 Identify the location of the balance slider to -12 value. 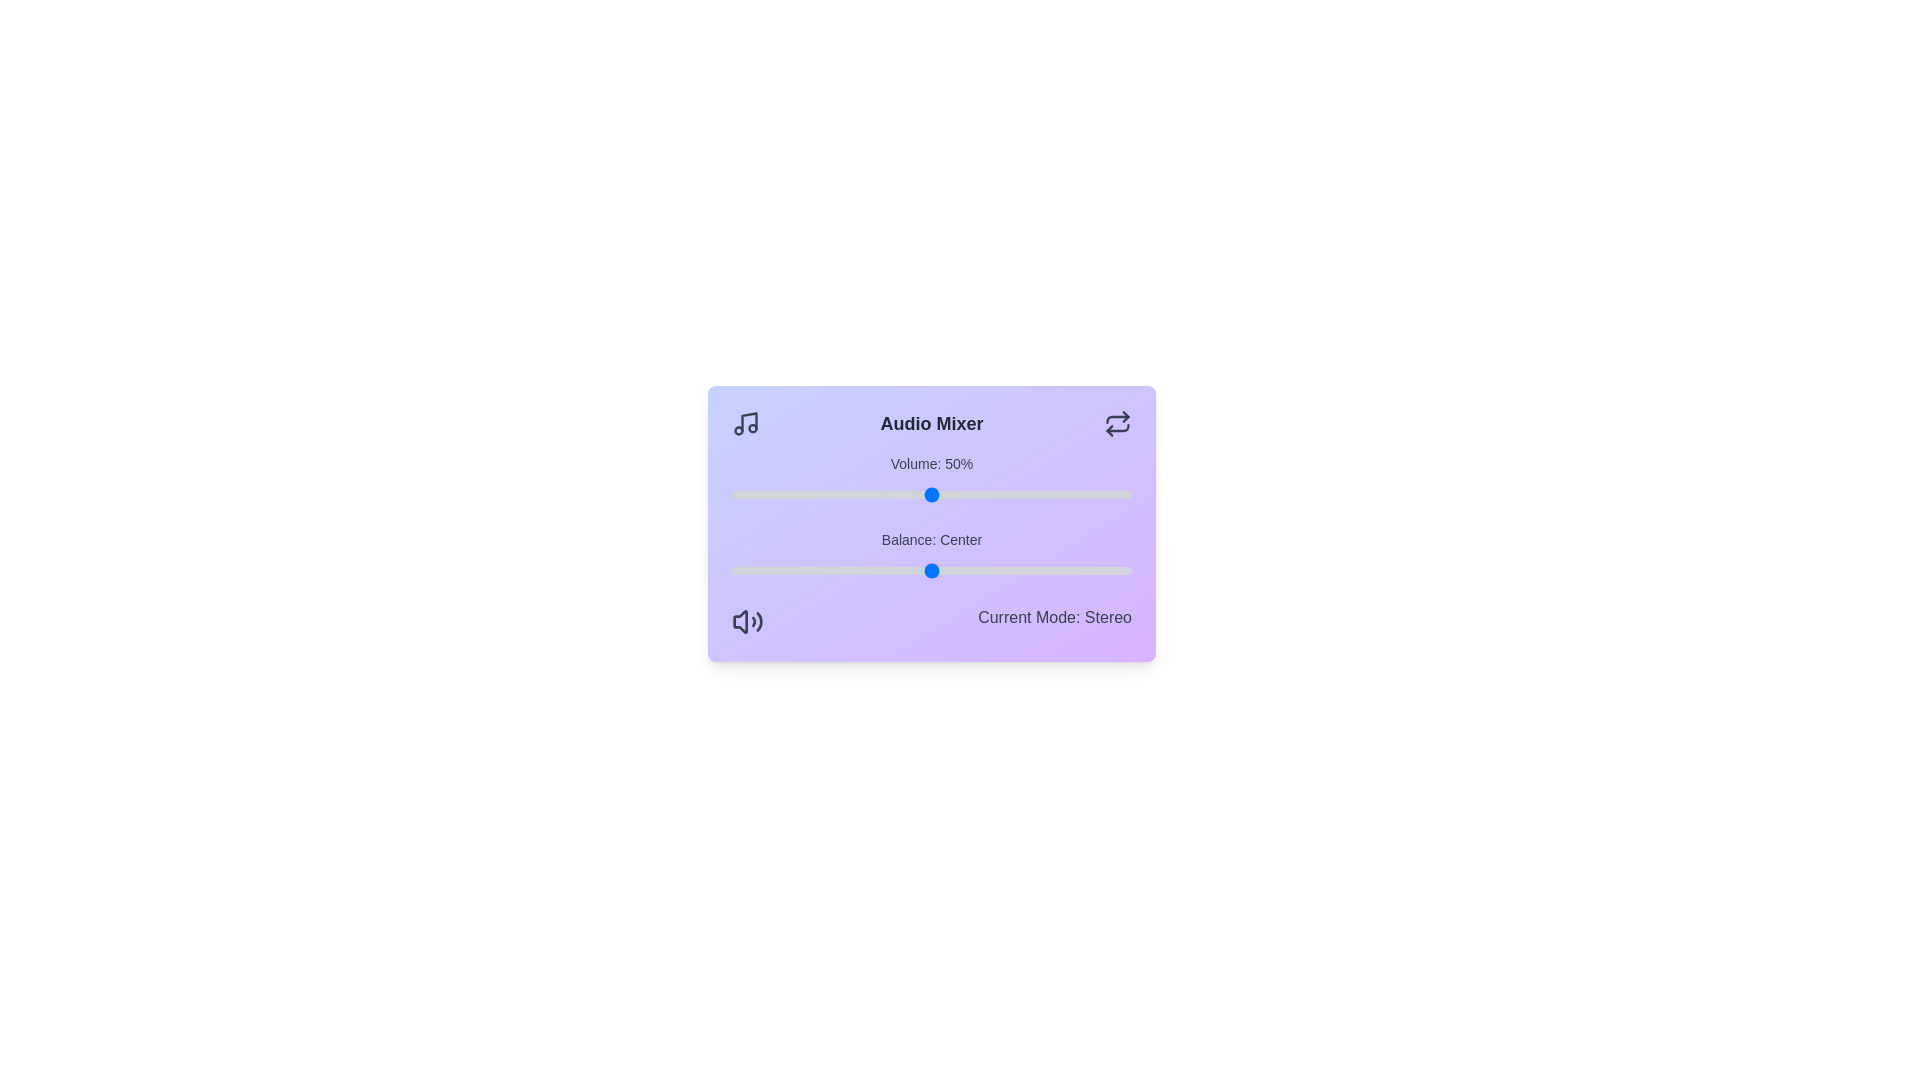
(882, 570).